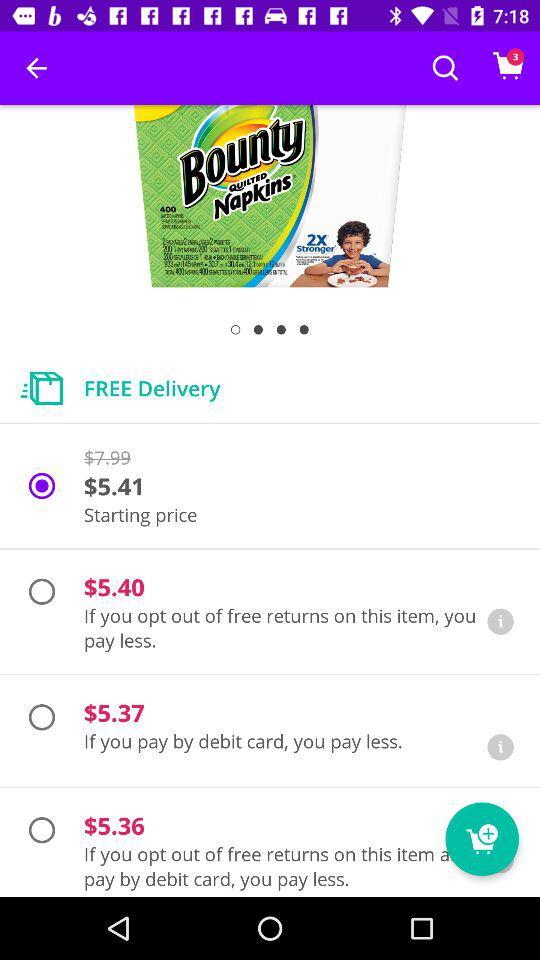 The image size is (540, 960). I want to click on go back, so click(499, 746).